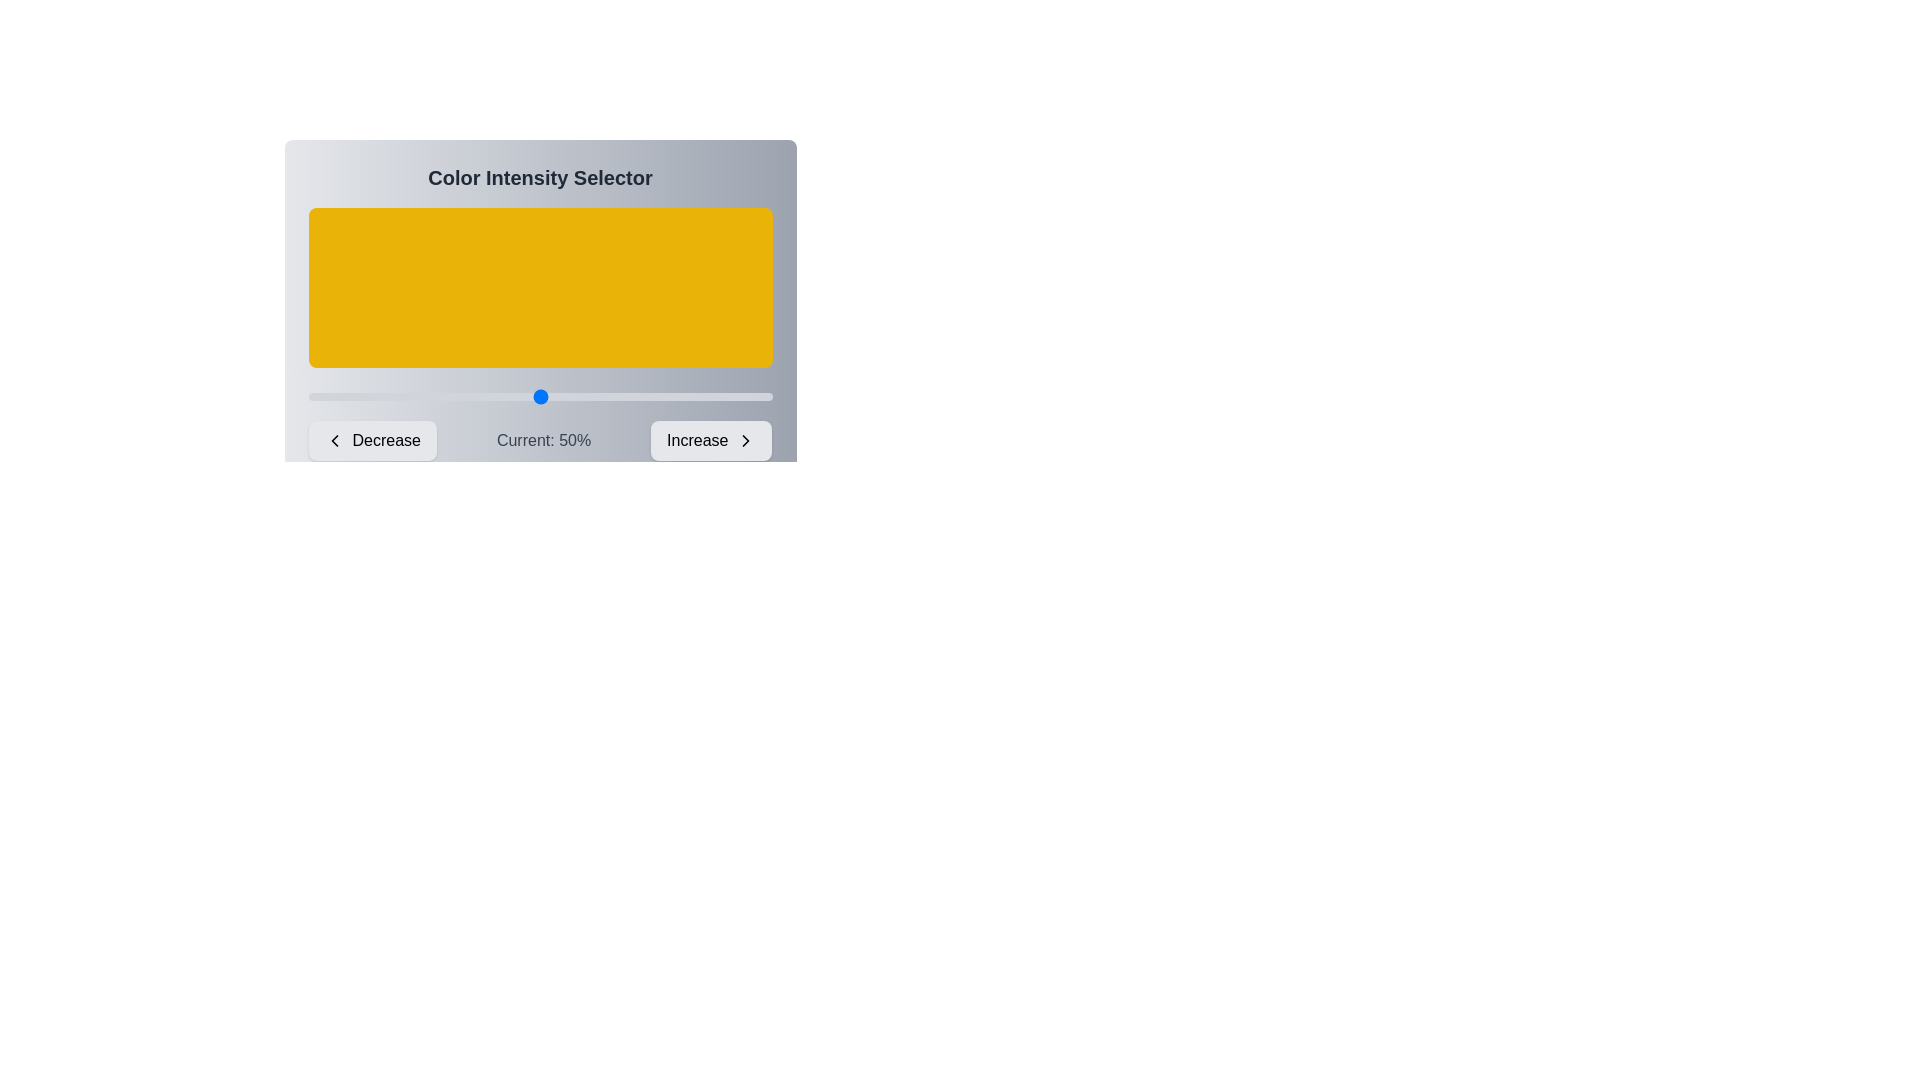 This screenshot has height=1080, width=1920. I want to click on color intensity, so click(609, 397).